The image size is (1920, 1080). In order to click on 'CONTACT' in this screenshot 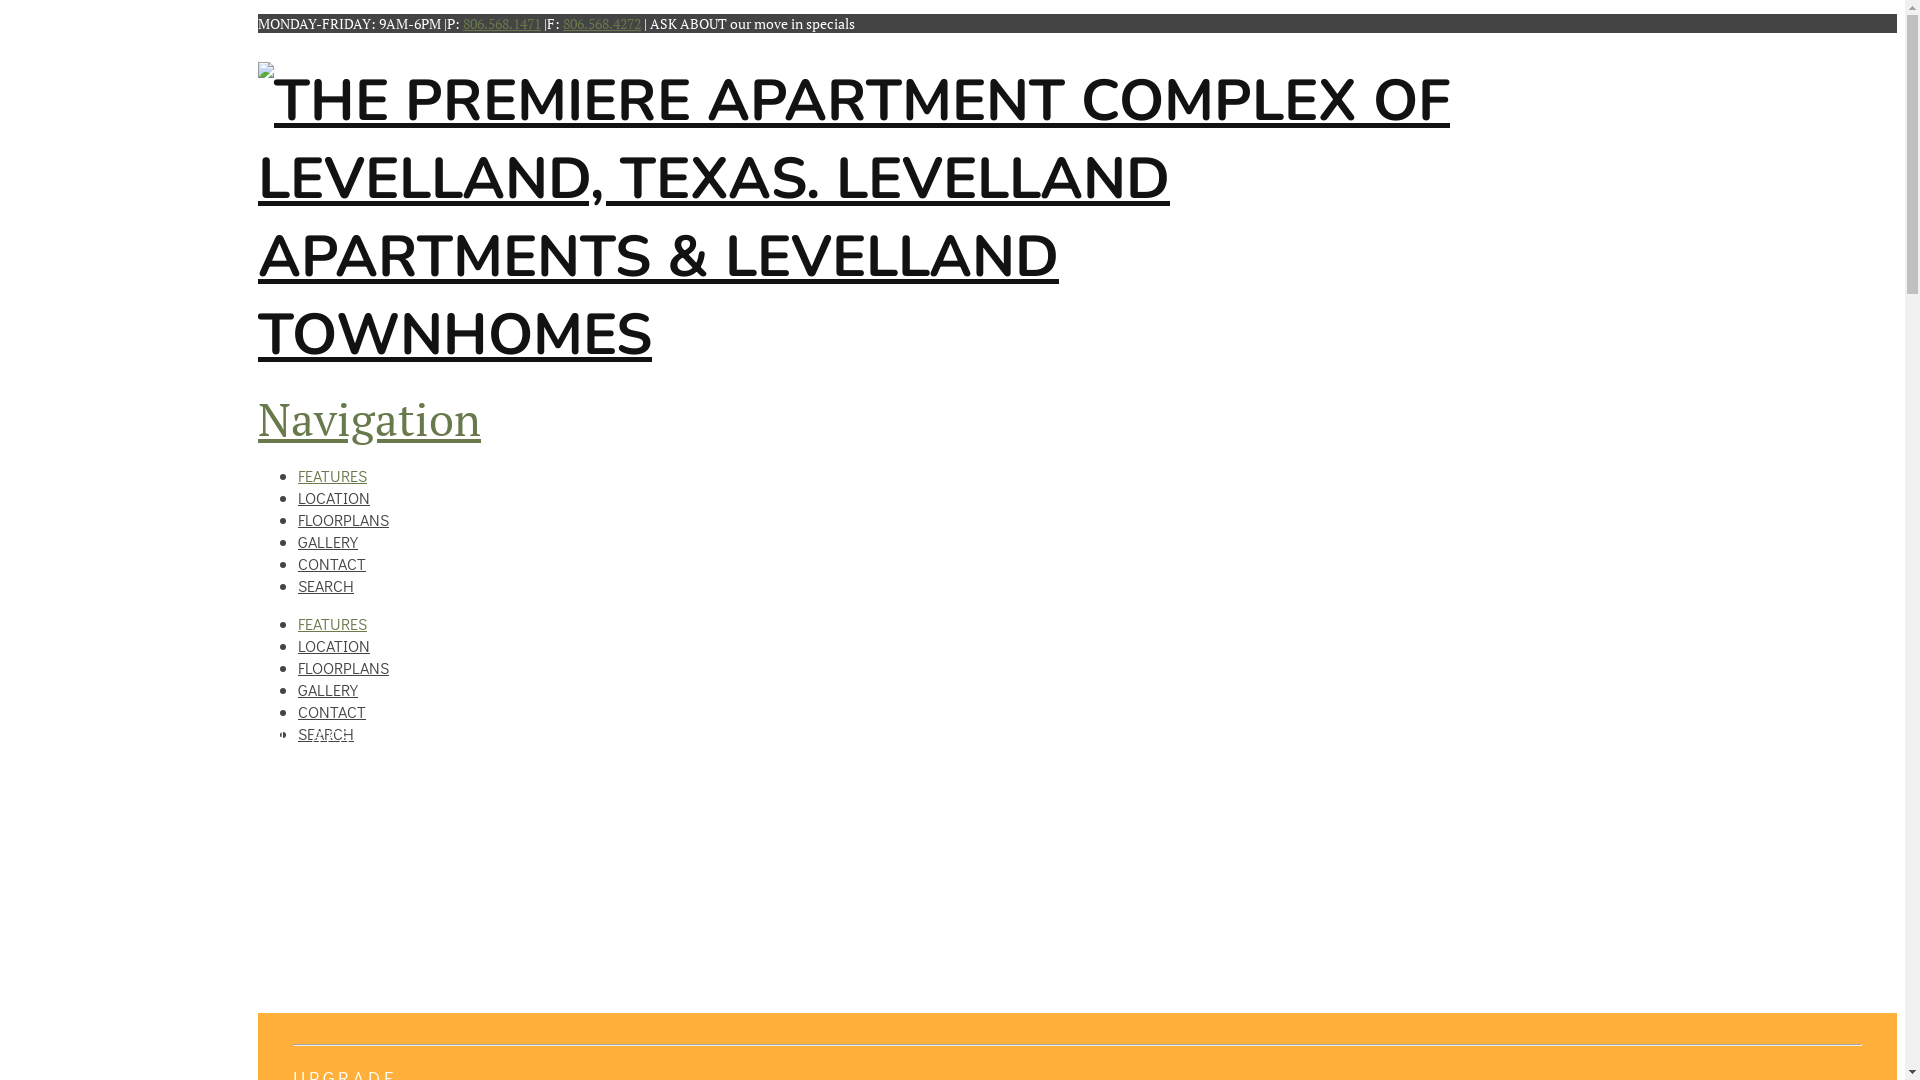, I will do `click(331, 710)`.